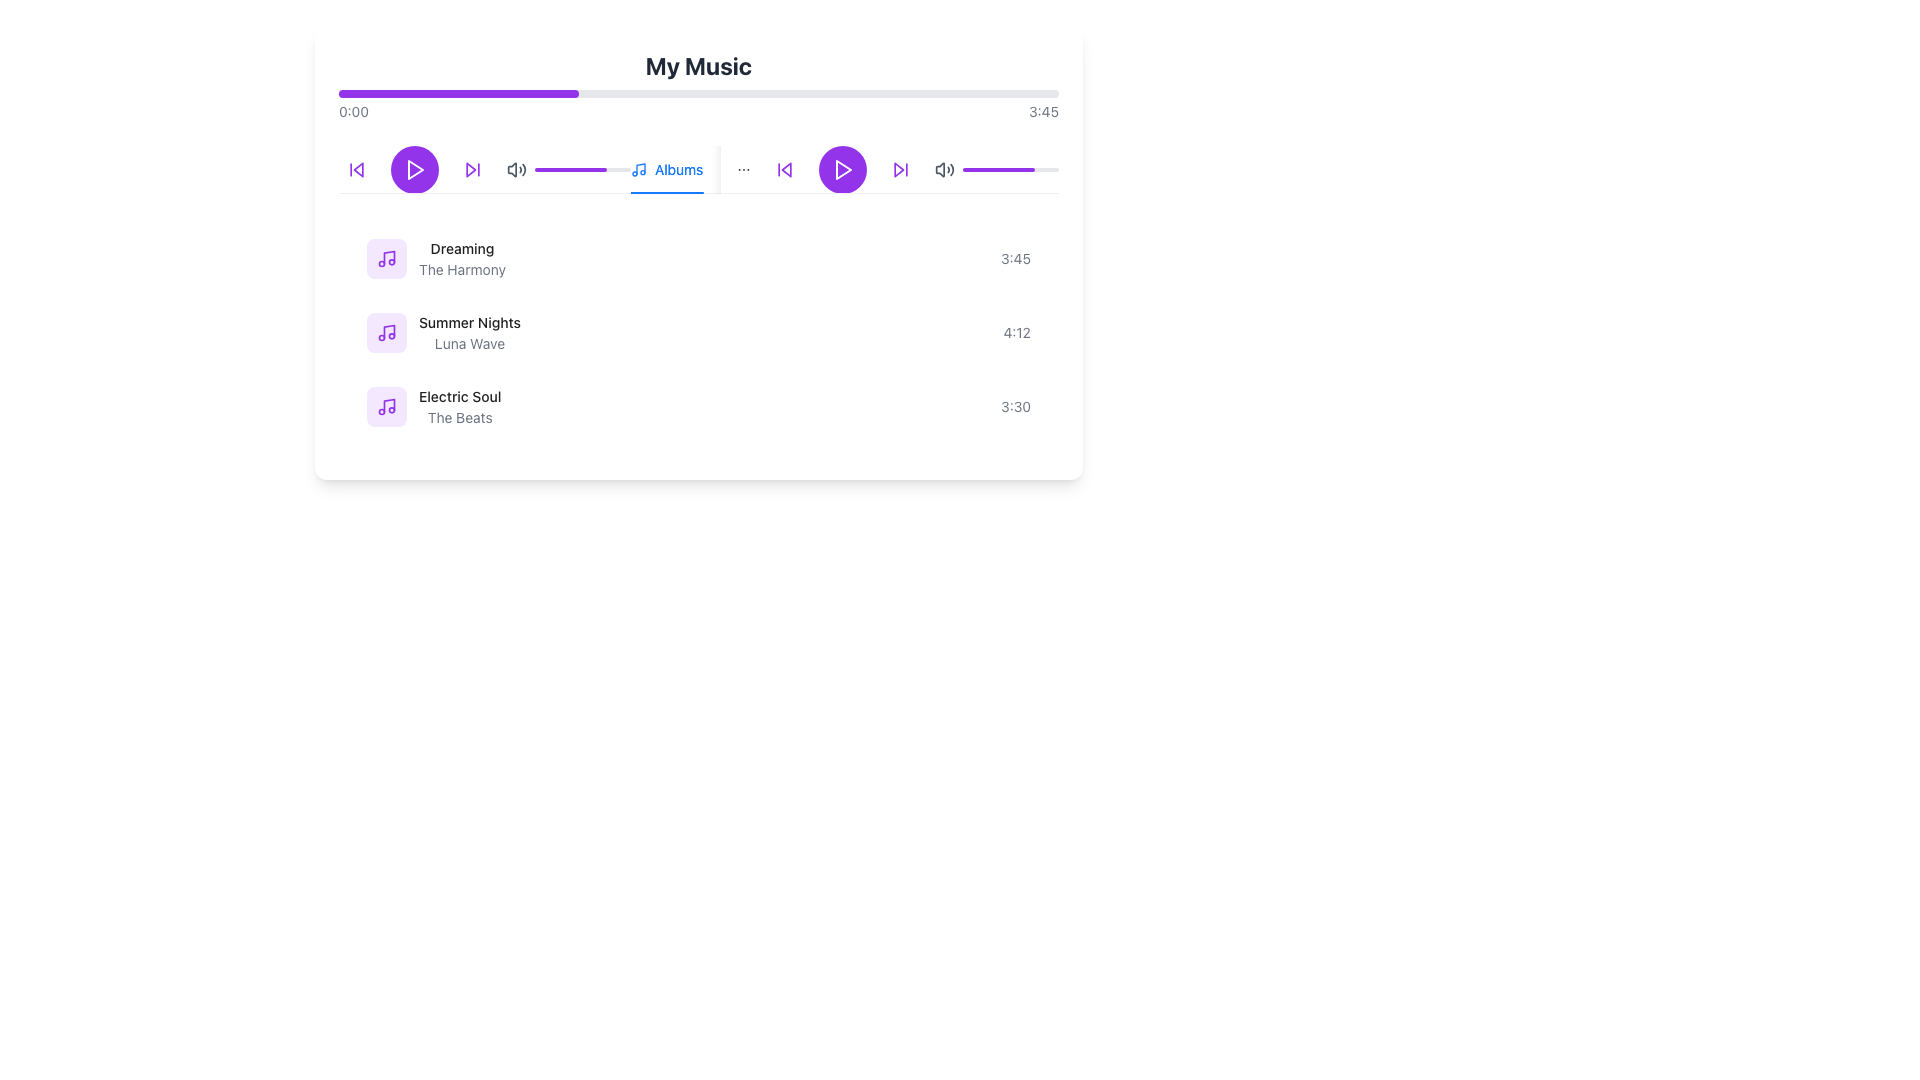  Describe the element at coordinates (547, 168) in the screenshot. I see `playback position` at that location.